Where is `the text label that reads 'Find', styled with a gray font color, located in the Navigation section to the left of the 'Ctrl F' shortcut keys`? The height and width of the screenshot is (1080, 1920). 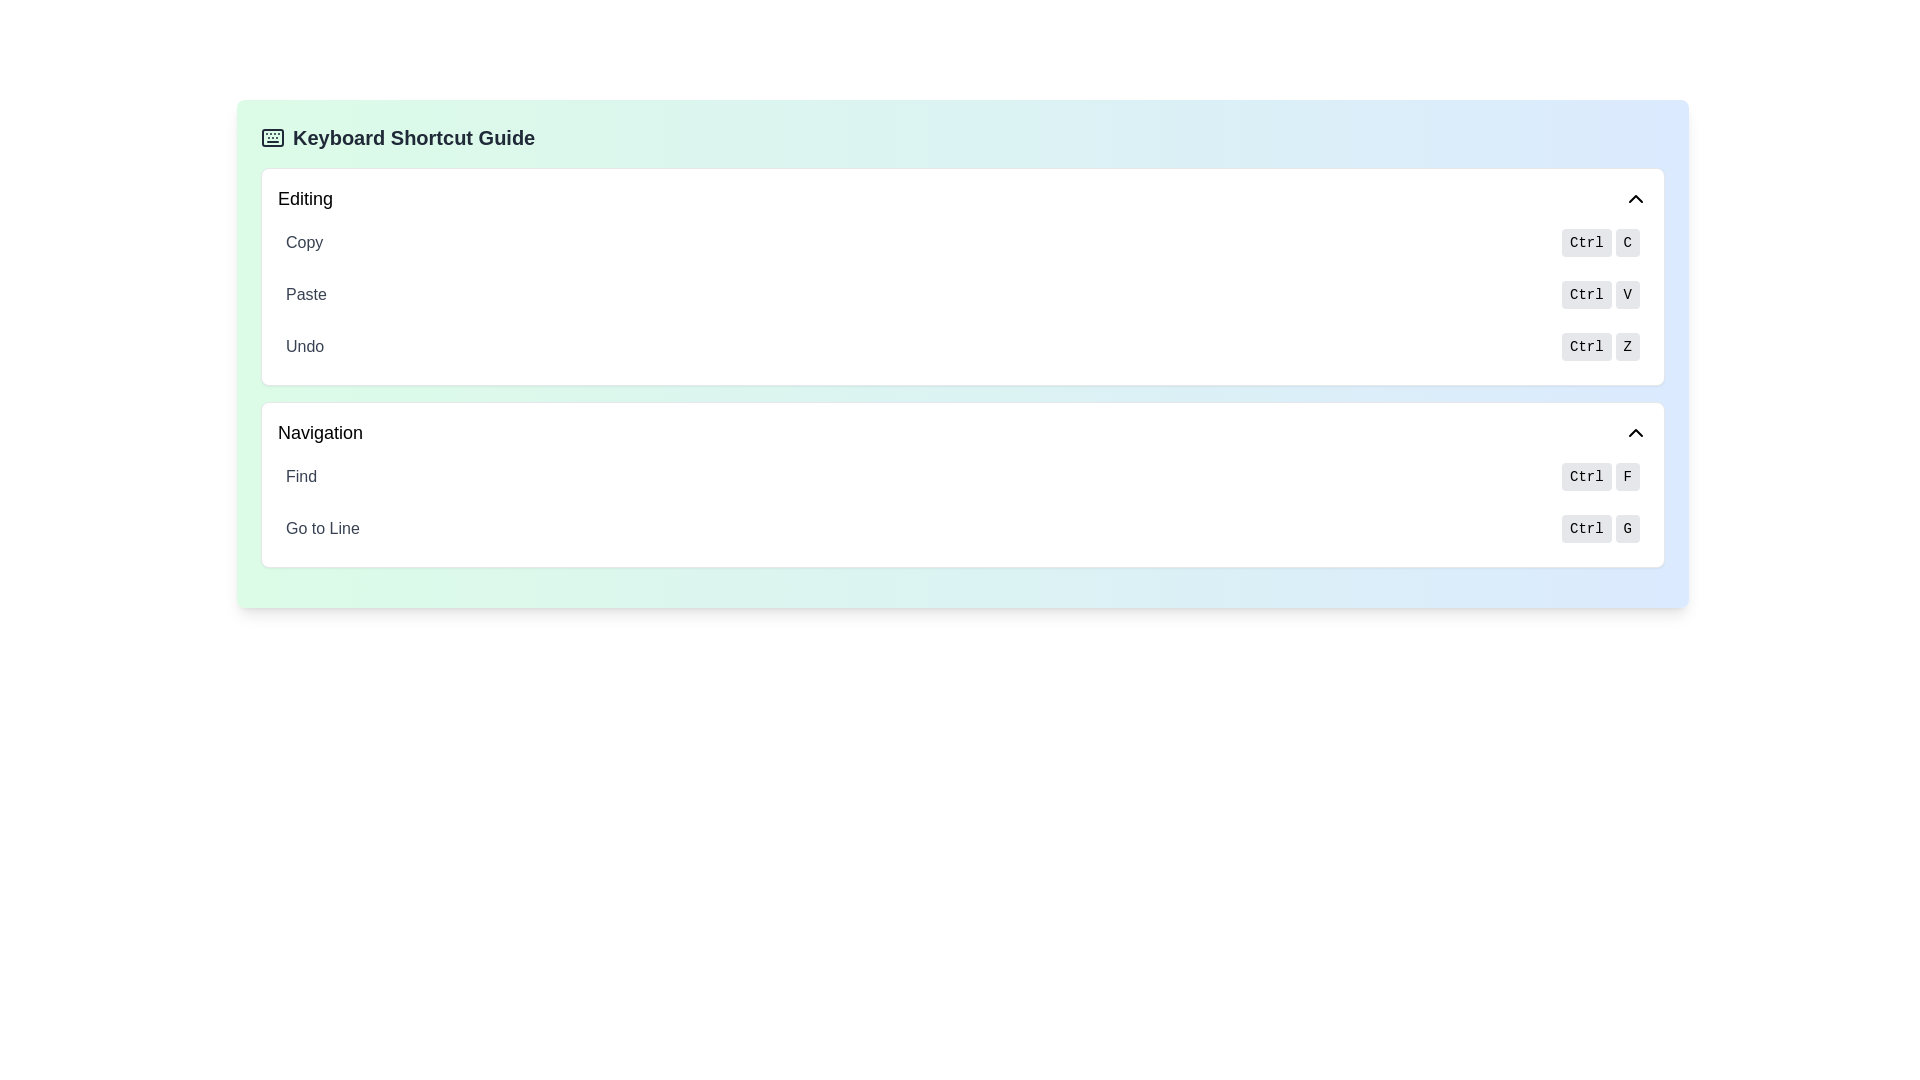
the text label that reads 'Find', styled with a gray font color, located in the Navigation section to the left of the 'Ctrl F' shortcut keys is located at coordinates (300, 477).